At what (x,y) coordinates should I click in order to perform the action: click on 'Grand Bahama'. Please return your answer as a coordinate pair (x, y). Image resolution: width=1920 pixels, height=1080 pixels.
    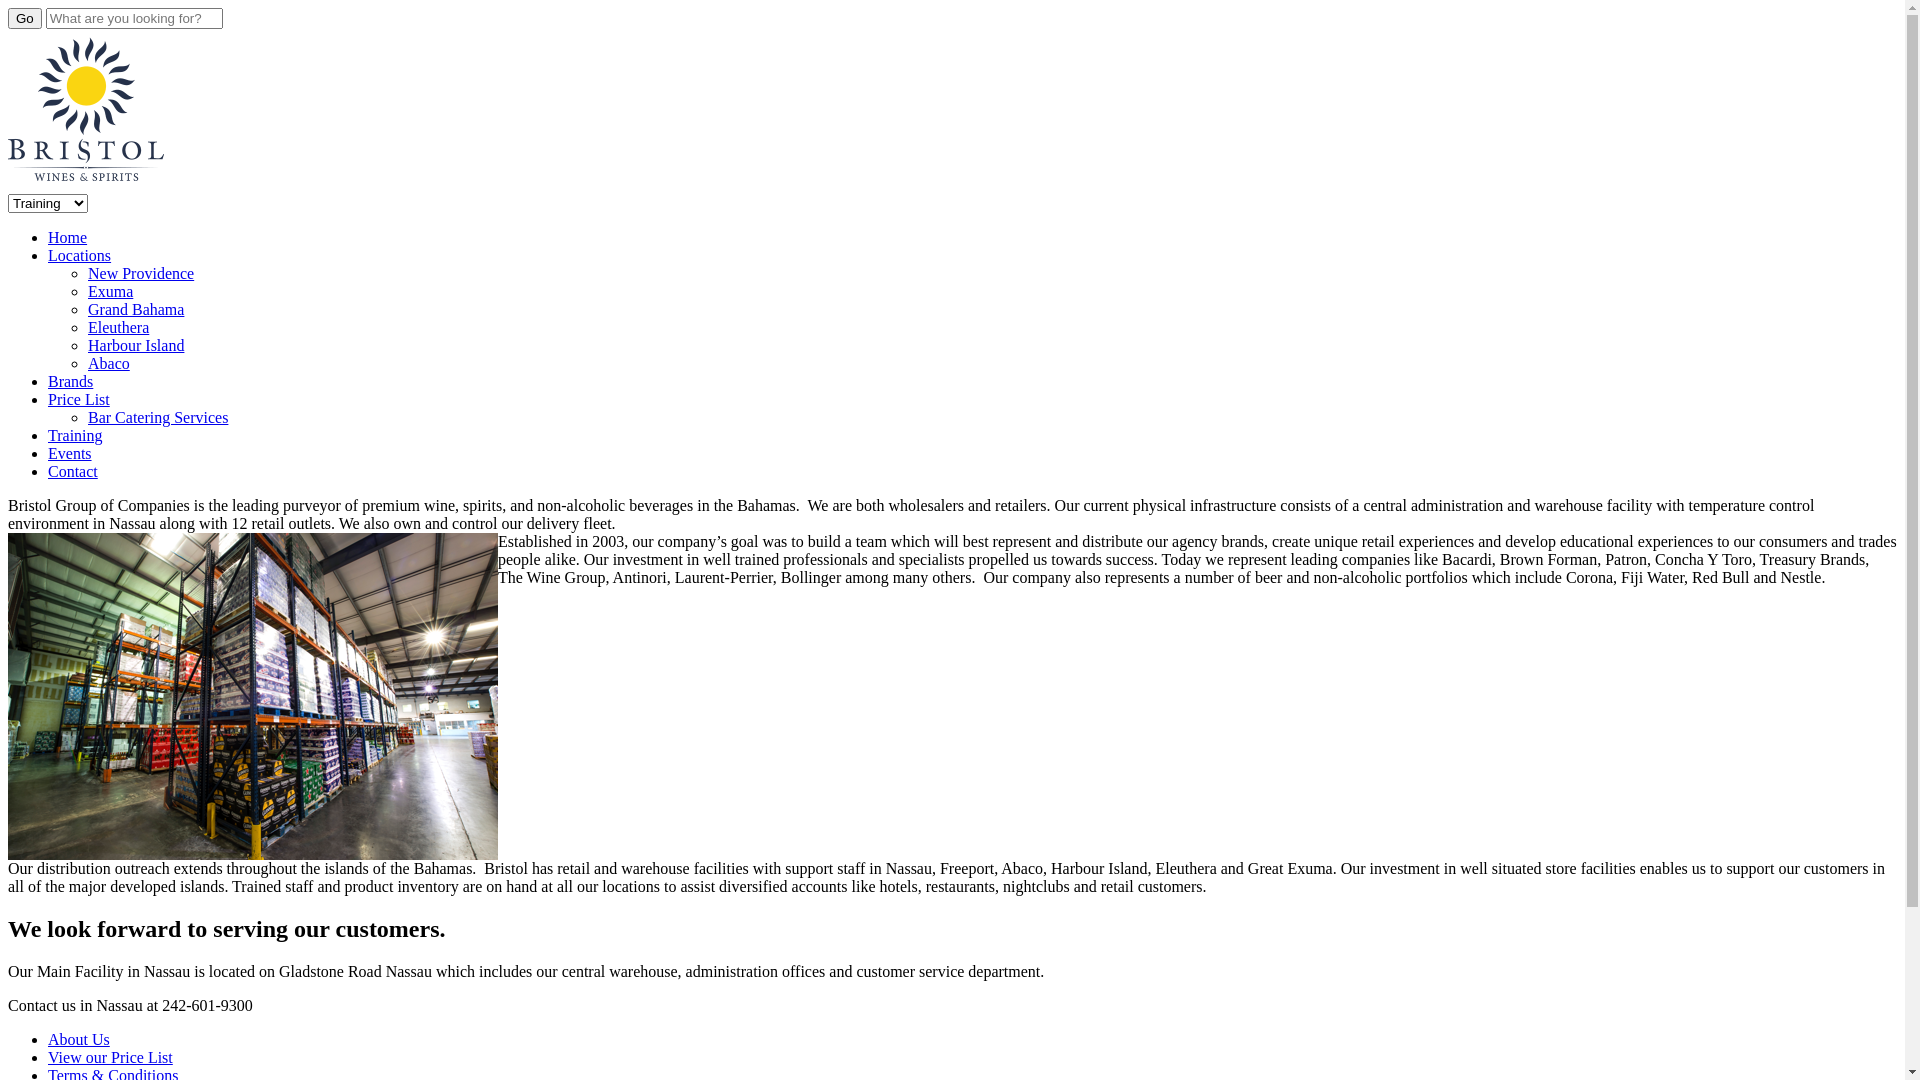
    Looking at the image, I should click on (134, 309).